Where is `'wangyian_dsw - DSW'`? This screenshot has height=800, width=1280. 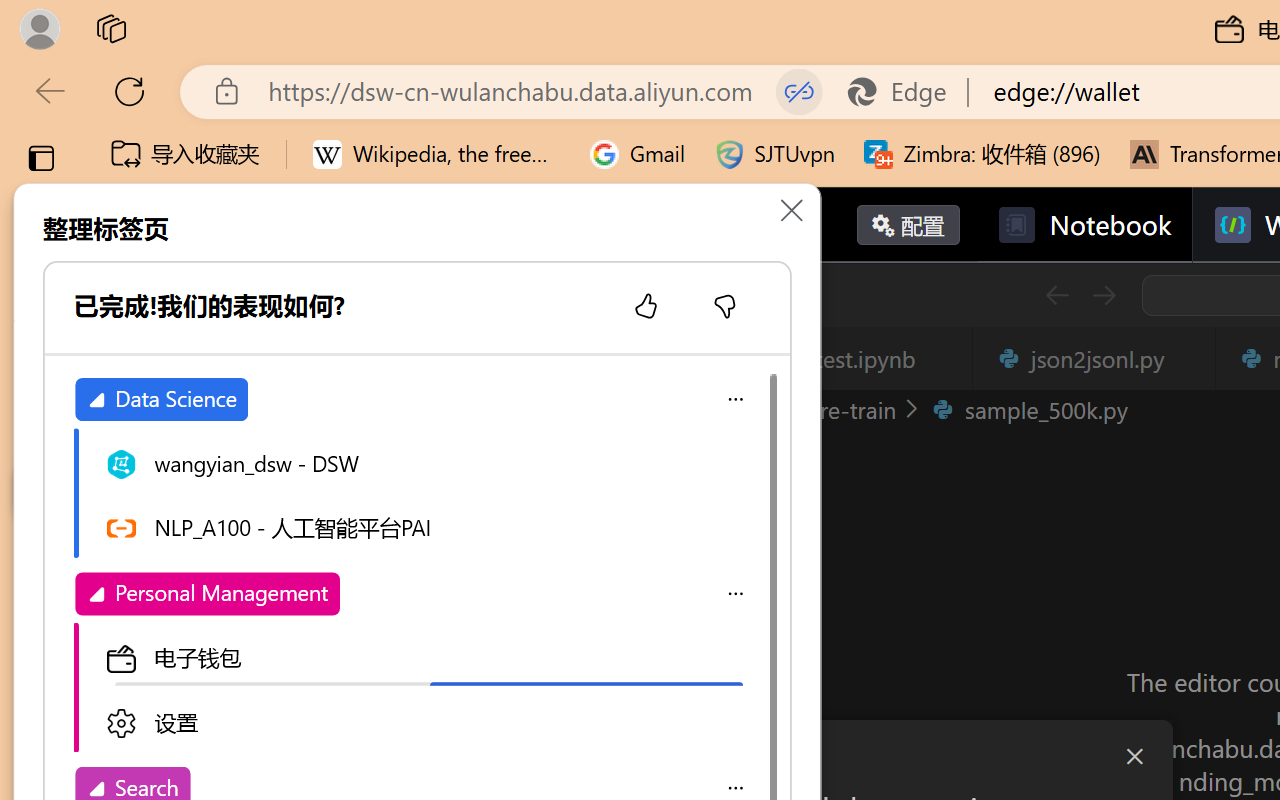 'wangyian_dsw - DSW' is located at coordinates (425, 461).